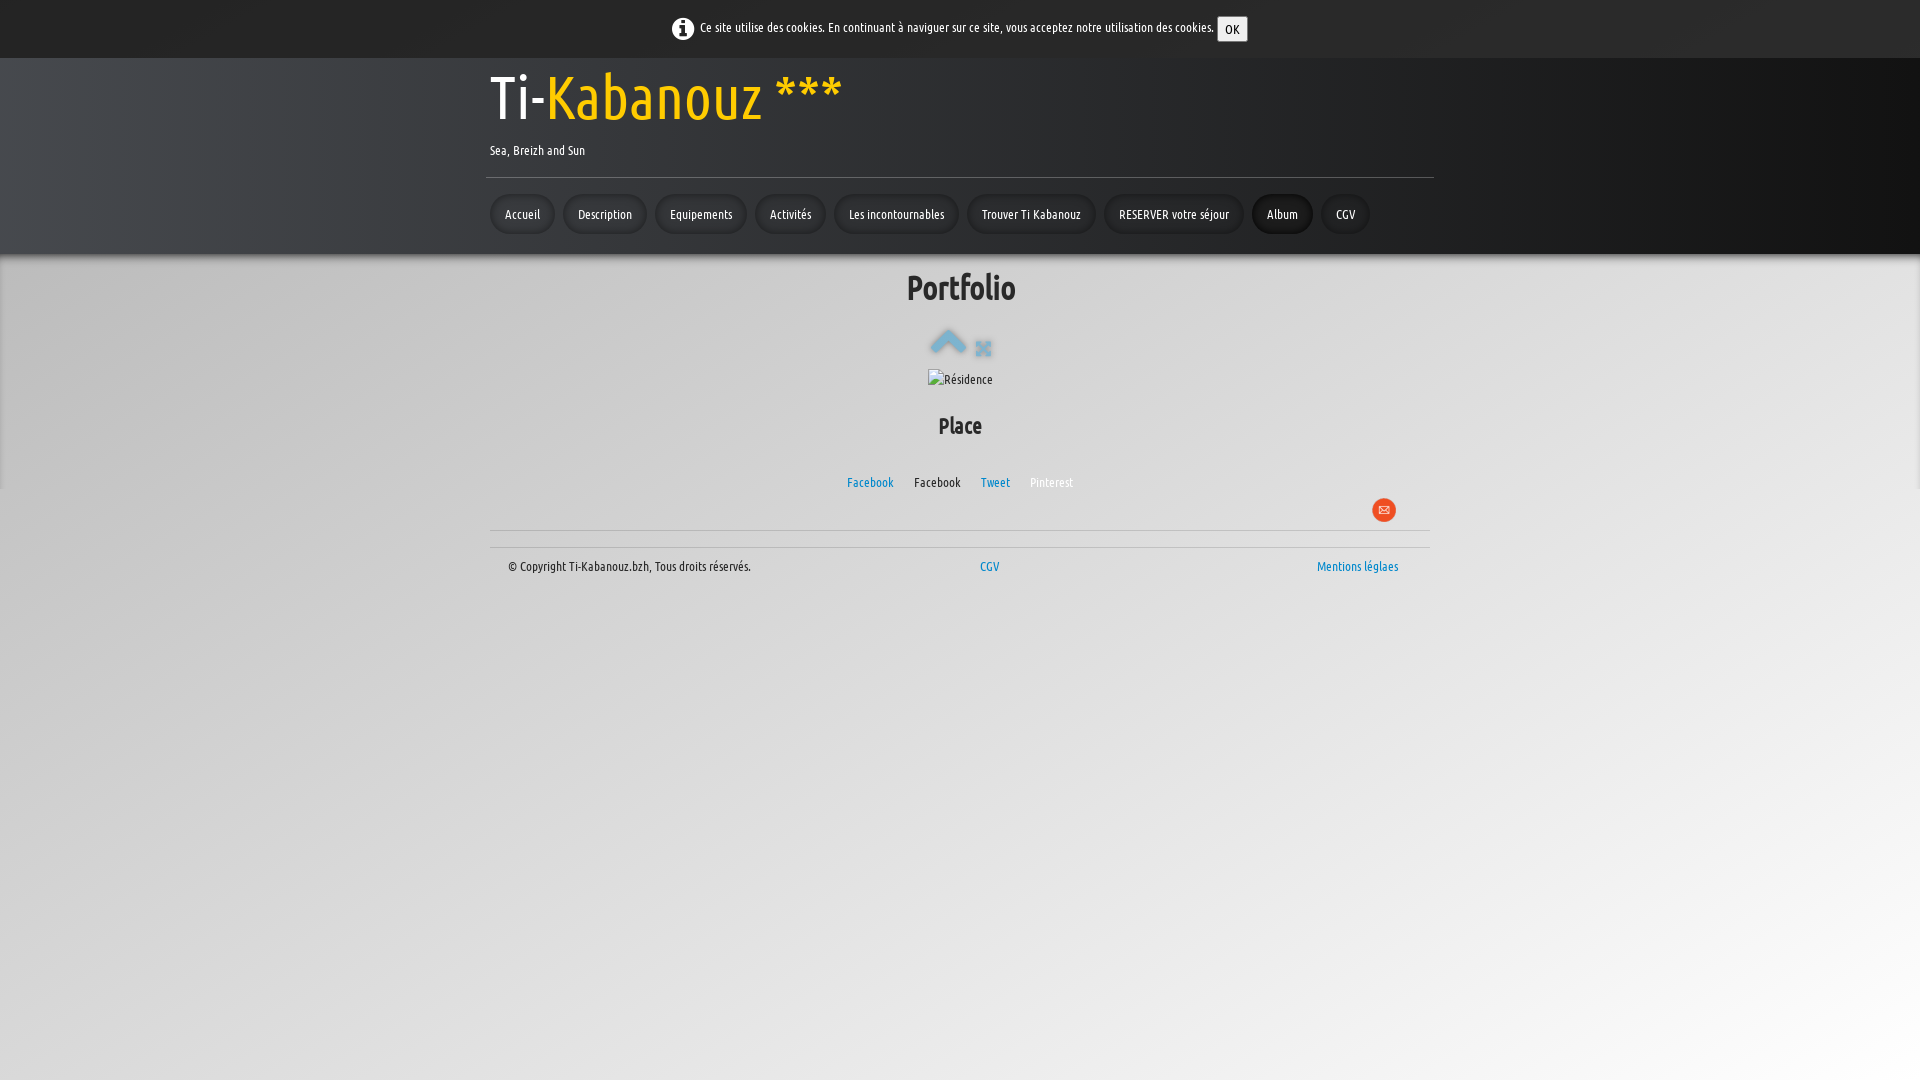 The height and width of the screenshot is (1080, 1920). What do you see at coordinates (561, 213) in the screenshot?
I see `'Description'` at bounding box center [561, 213].